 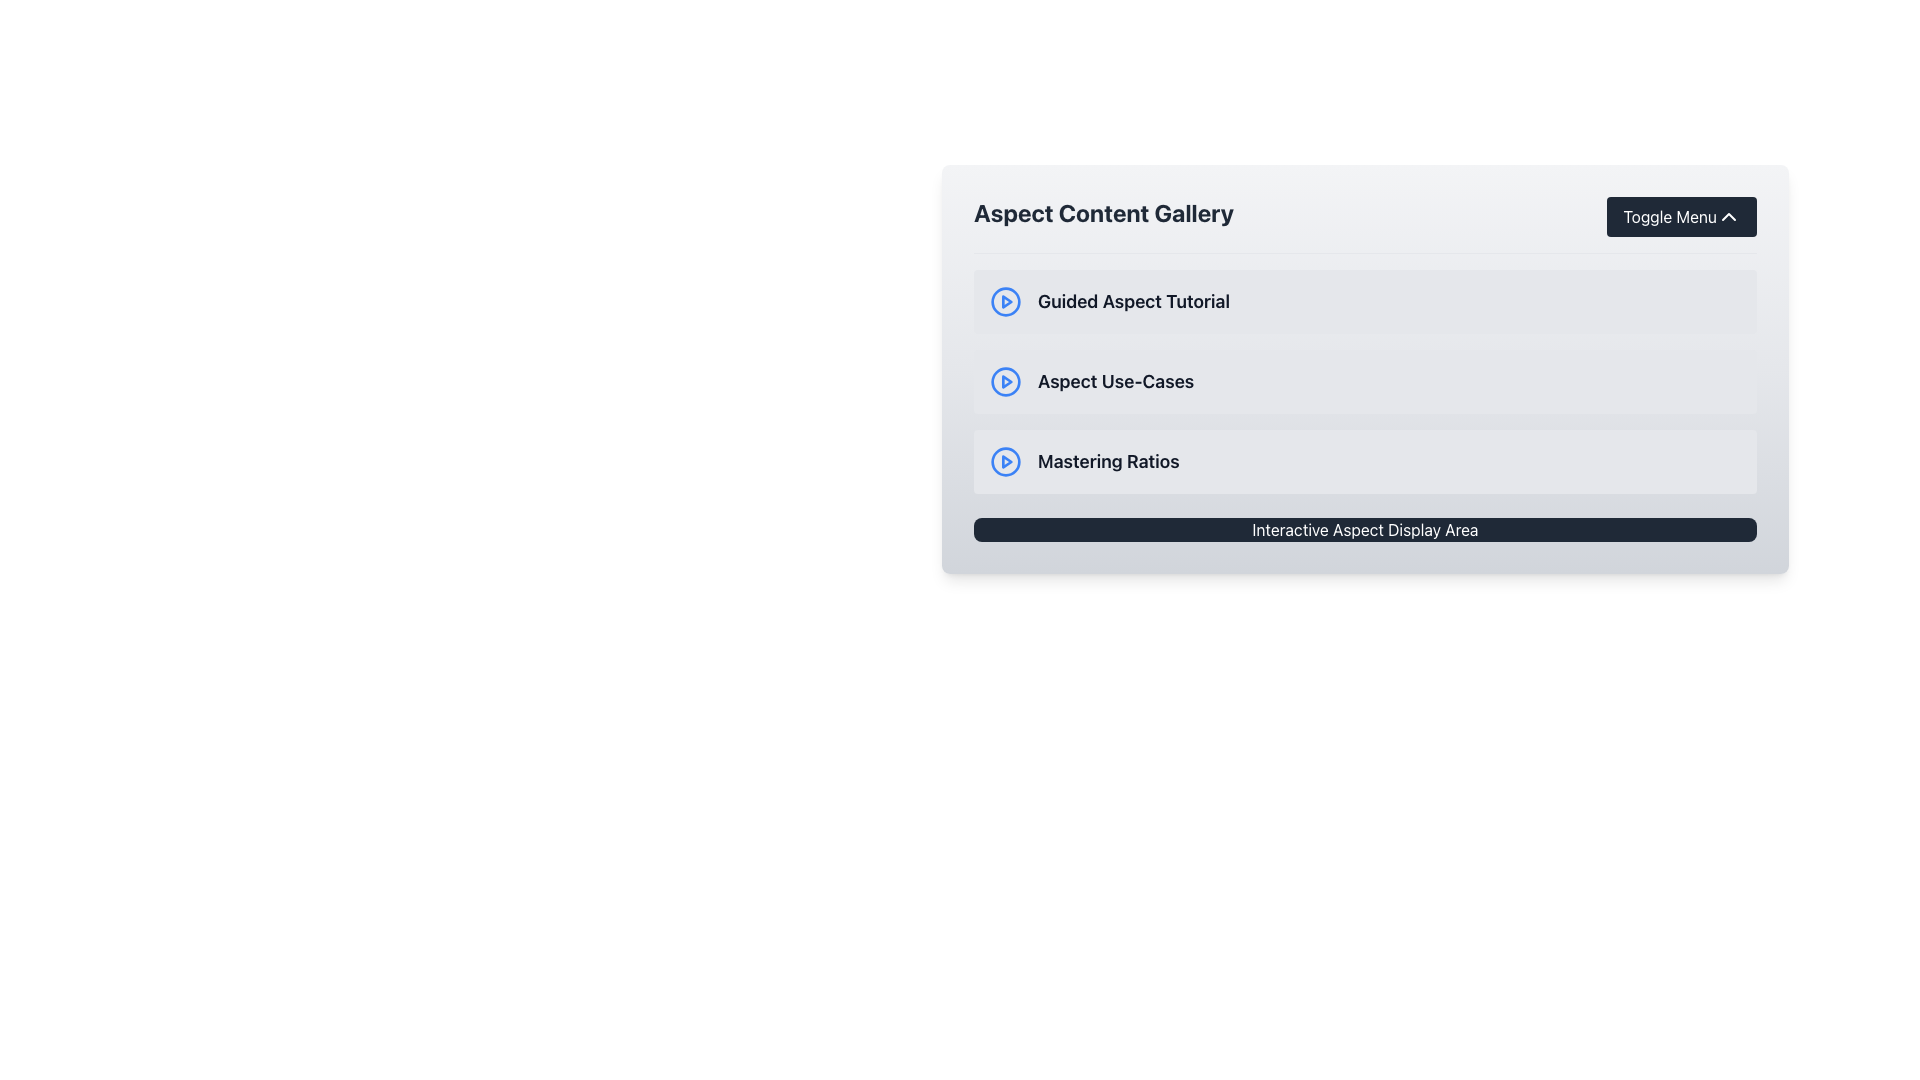 I want to click on the Display Area located at the bottom of the 'Aspect Content Gallery', which is the last element among its siblings, so click(x=1364, y=528).